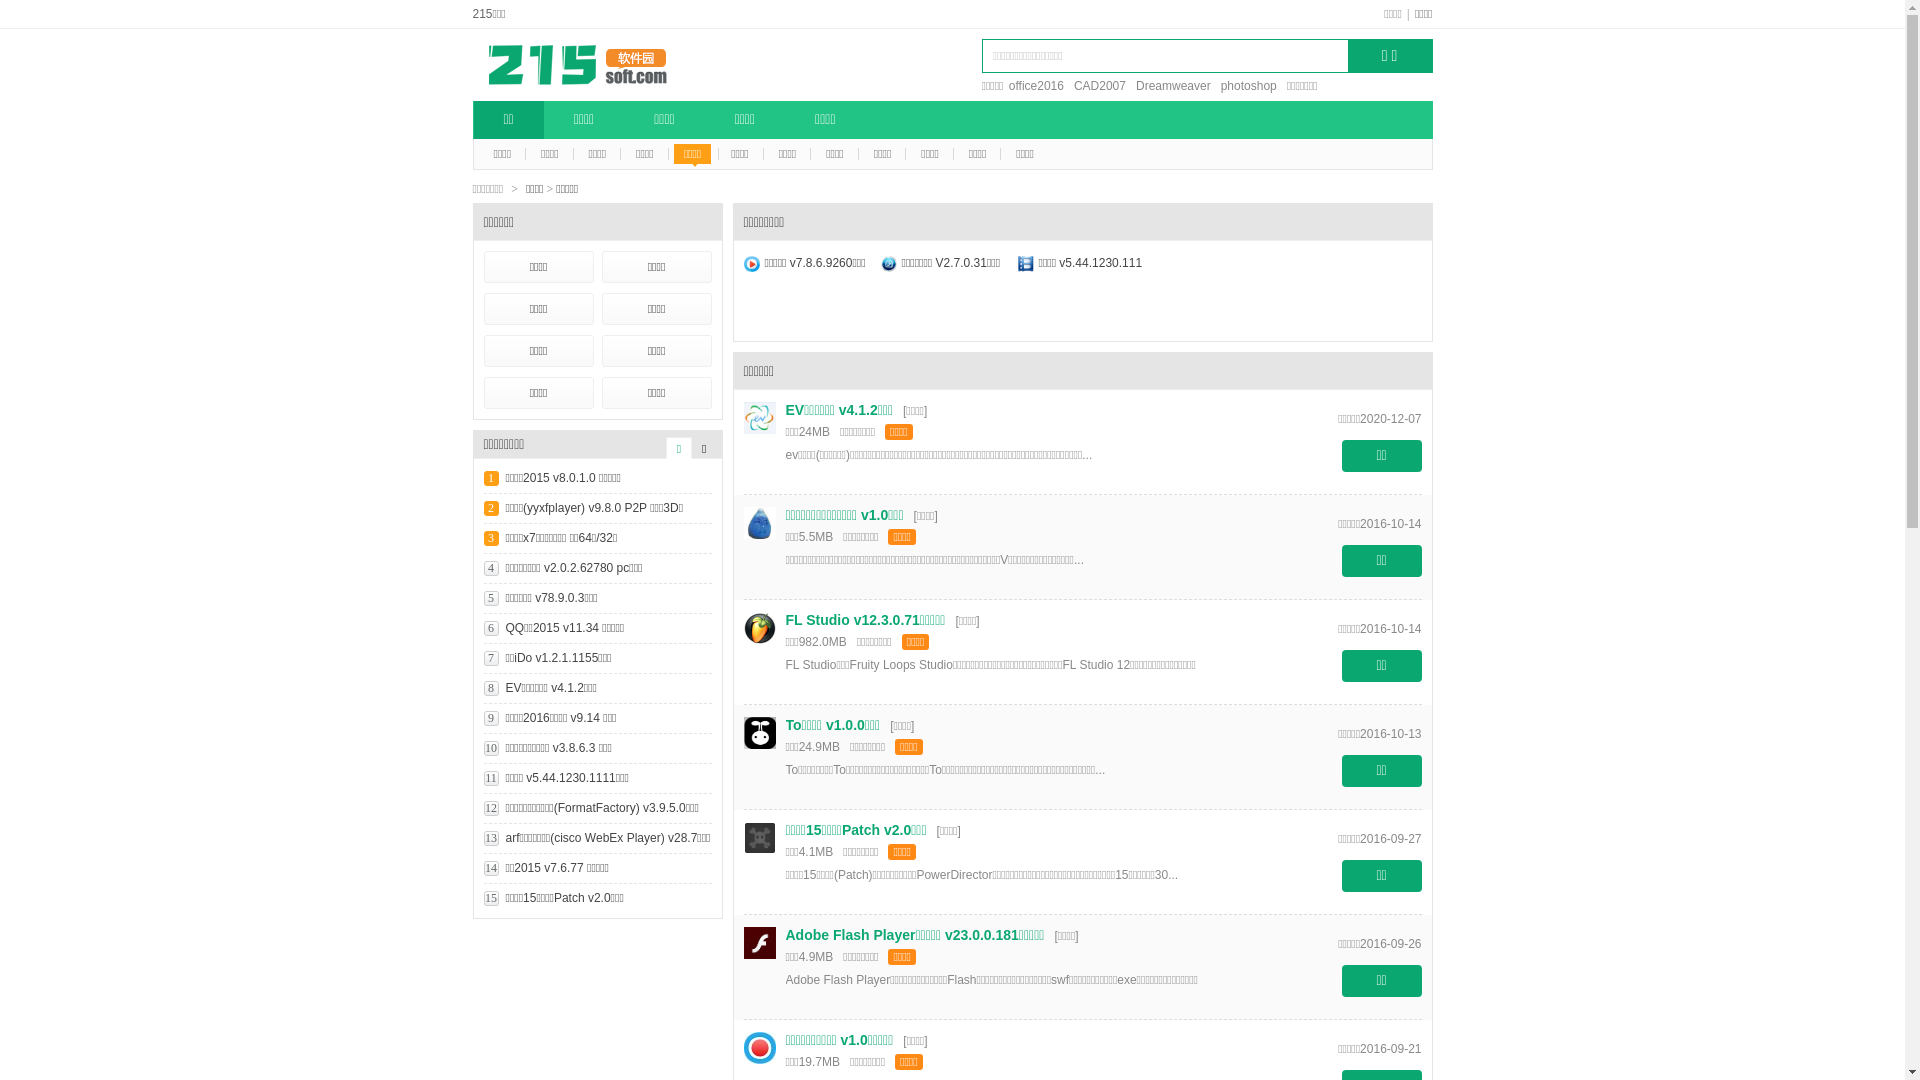  Describe the element at coordinates (1073, 84) in the screenshot. I see `'CAD2007'` at that location.